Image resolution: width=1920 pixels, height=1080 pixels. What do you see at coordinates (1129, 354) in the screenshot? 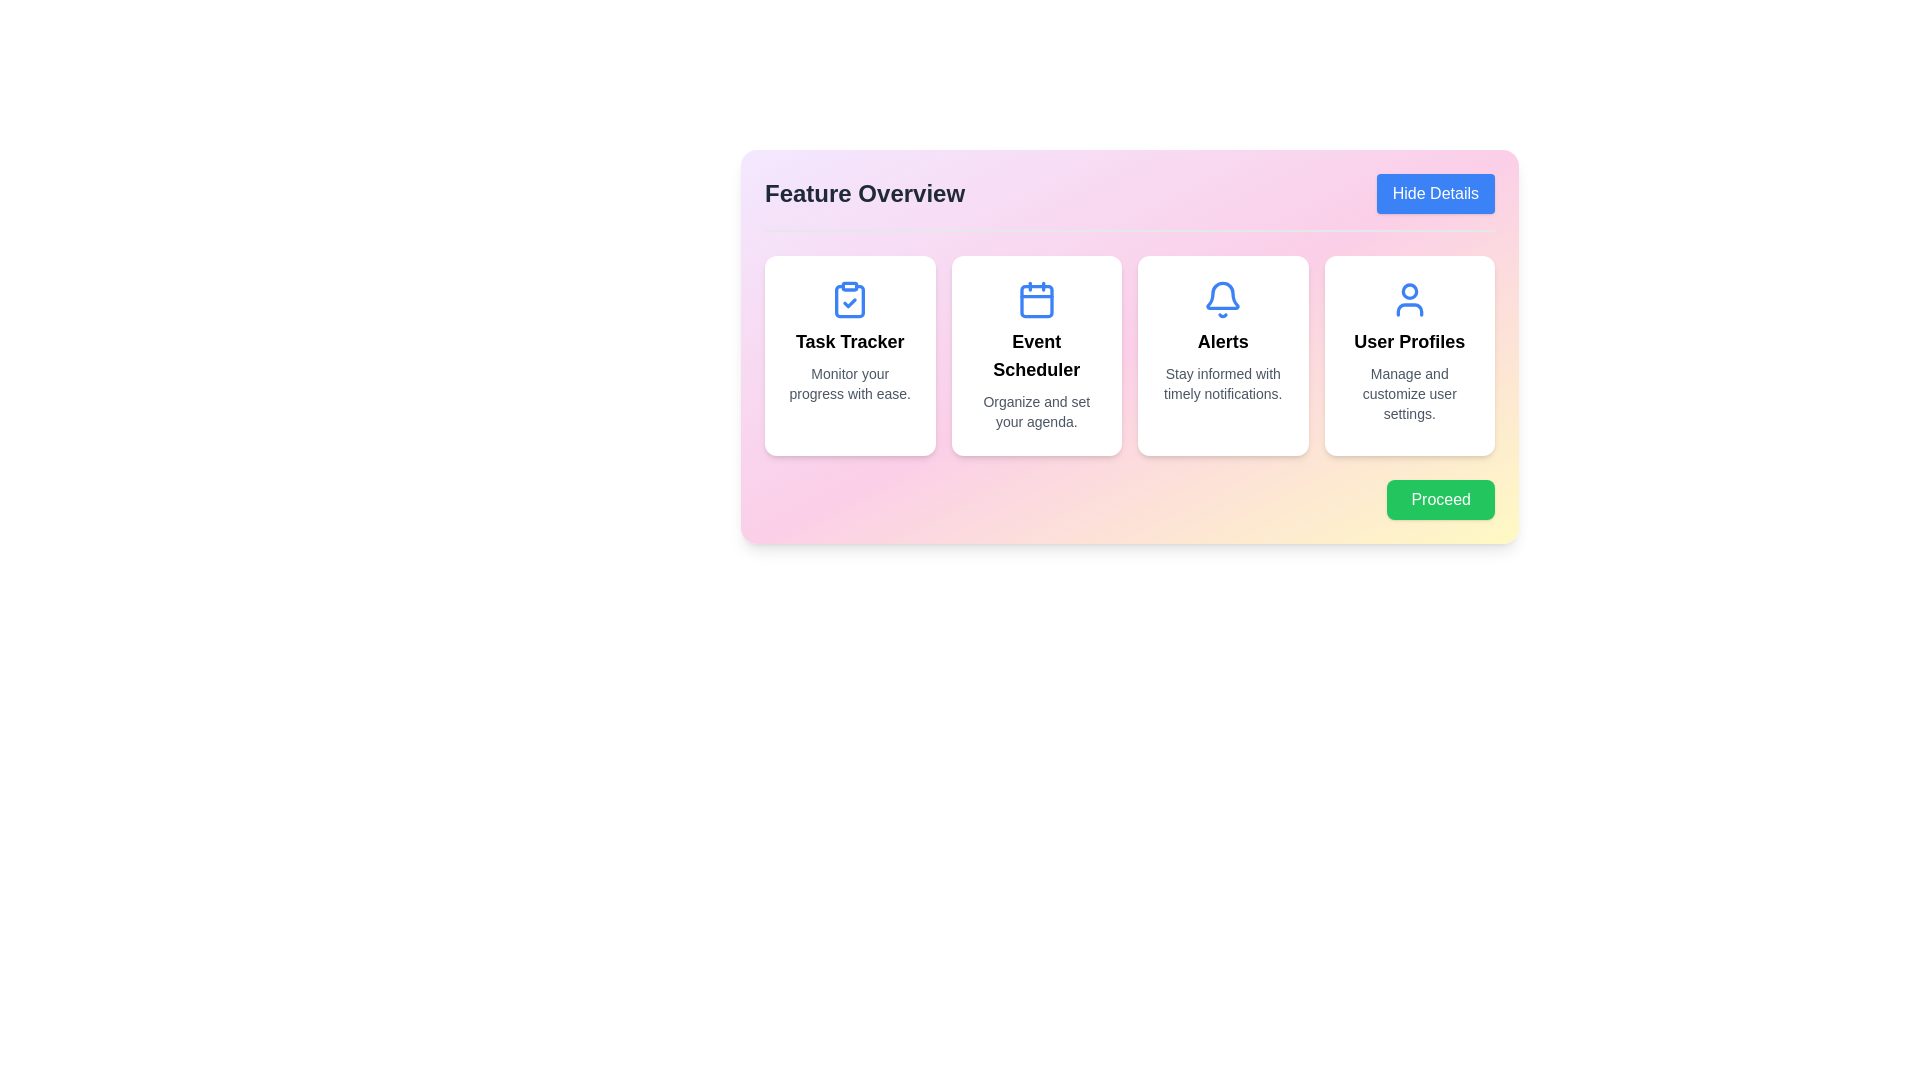
I see `the individual feature sections in the grid layout below the header titled 'Feature Overview' and above the green 'Proceed' button` at bounding box center [1129, 354].